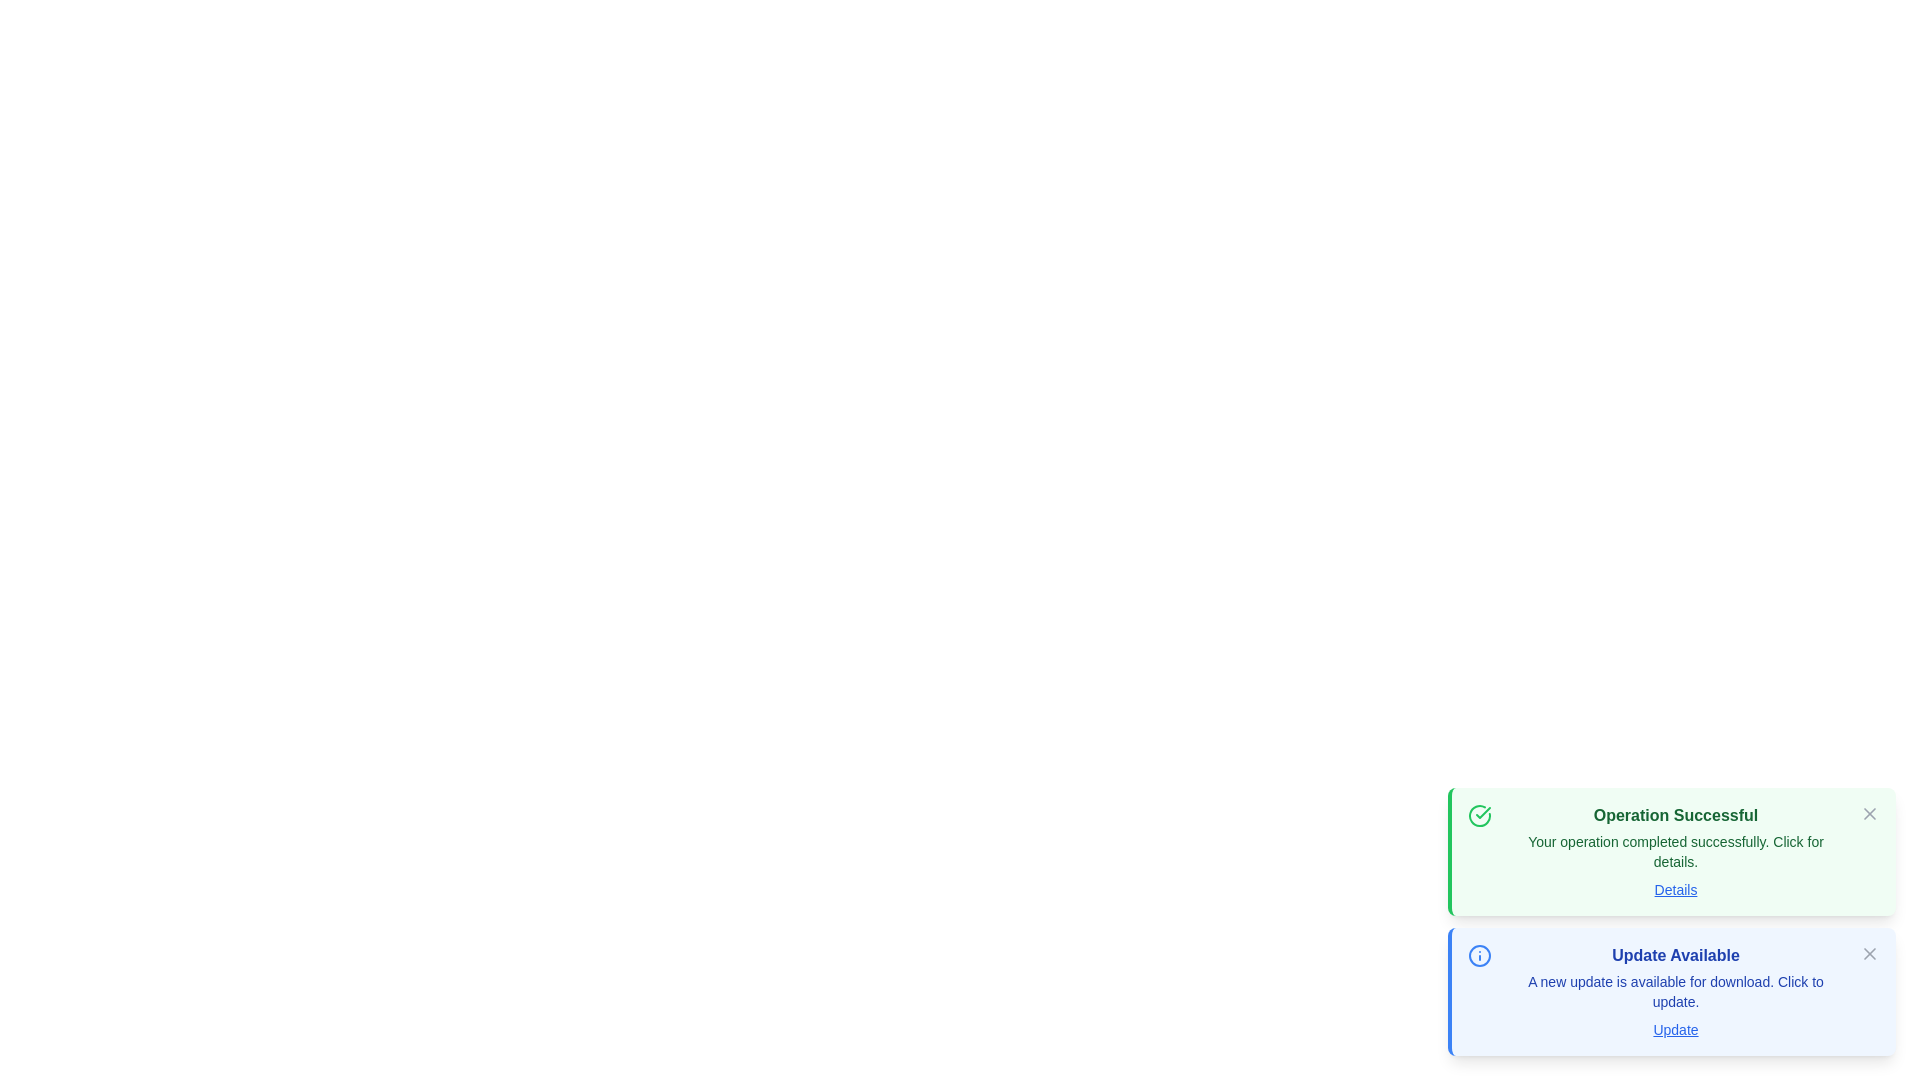  What do you see at coordinates (1675, 991) in the screenshot?
I see `the descriptive text element informing the user about the available update, which is located below the 'Update Available' title and above the 'Update' link in the notification card` at bounding box center [1675, 991].